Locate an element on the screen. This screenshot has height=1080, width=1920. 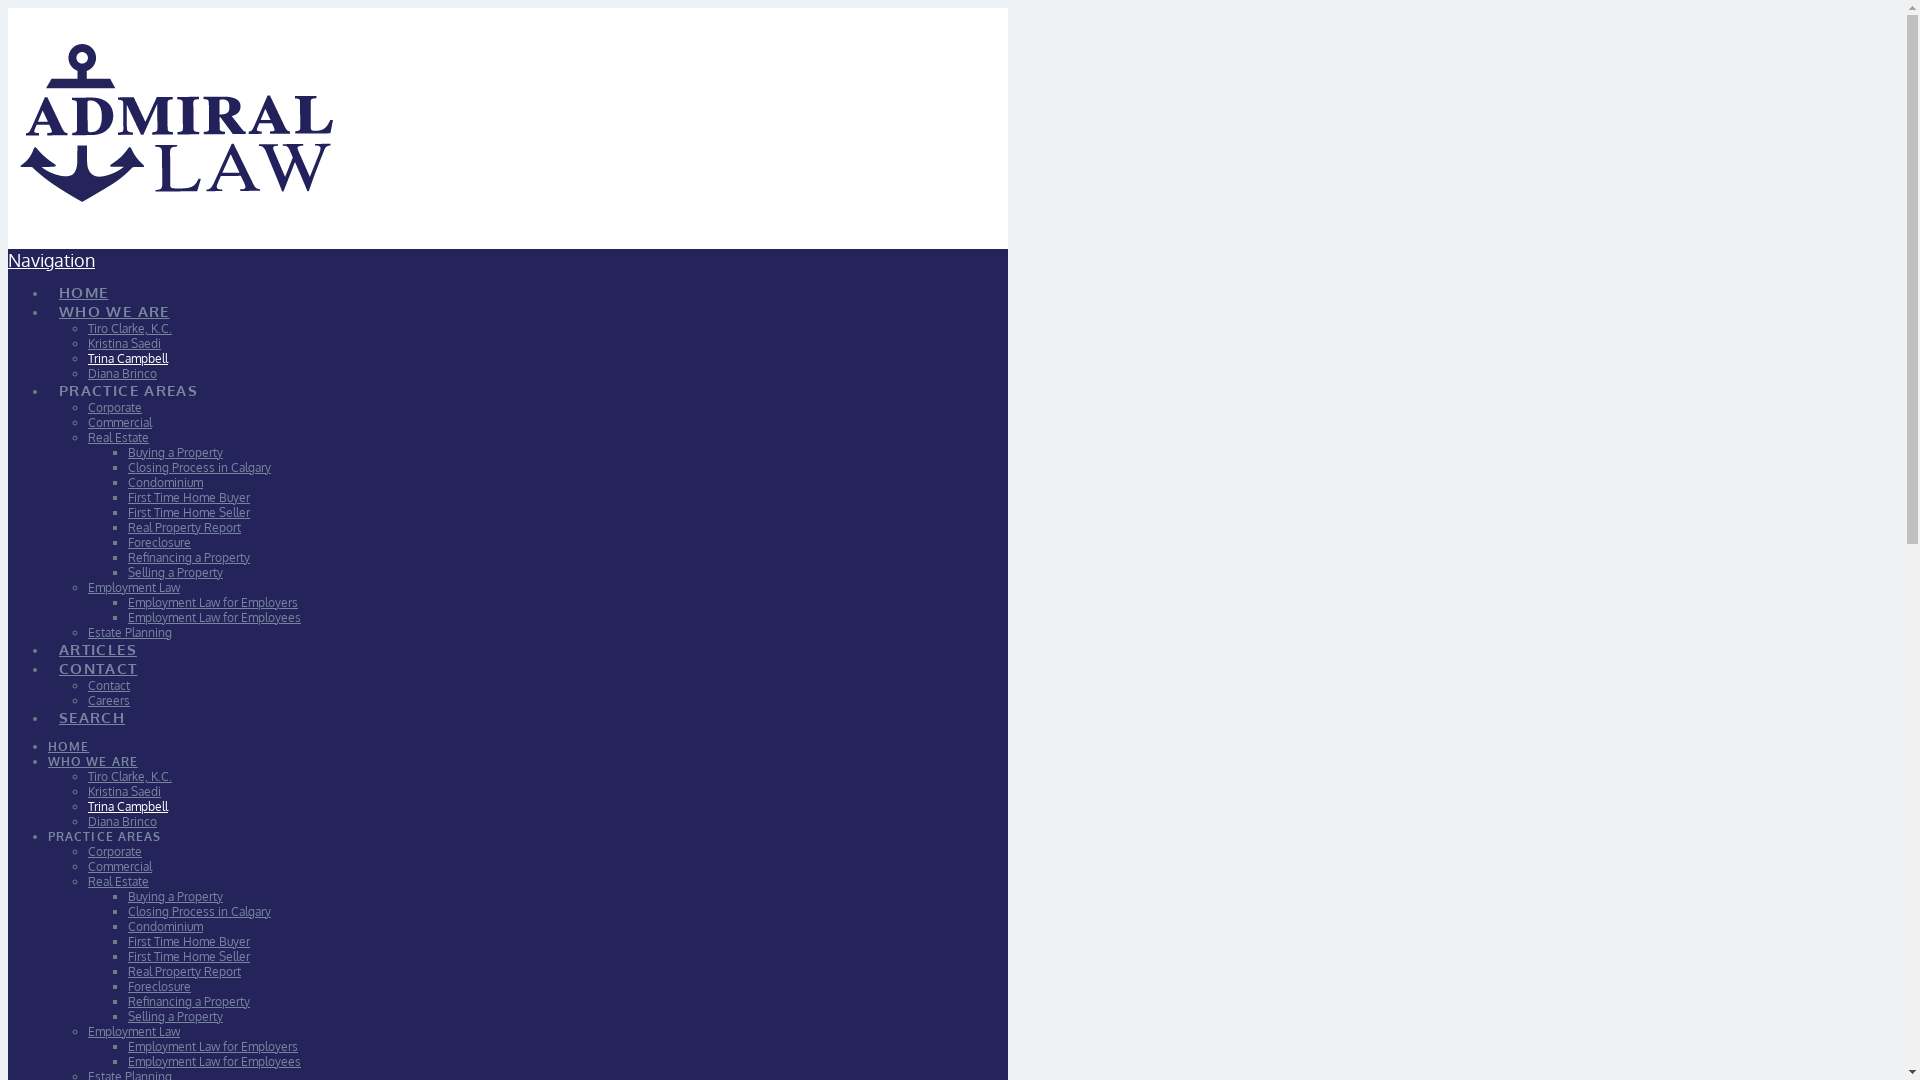
'Real Estate' is located at coordinates (117, 880).